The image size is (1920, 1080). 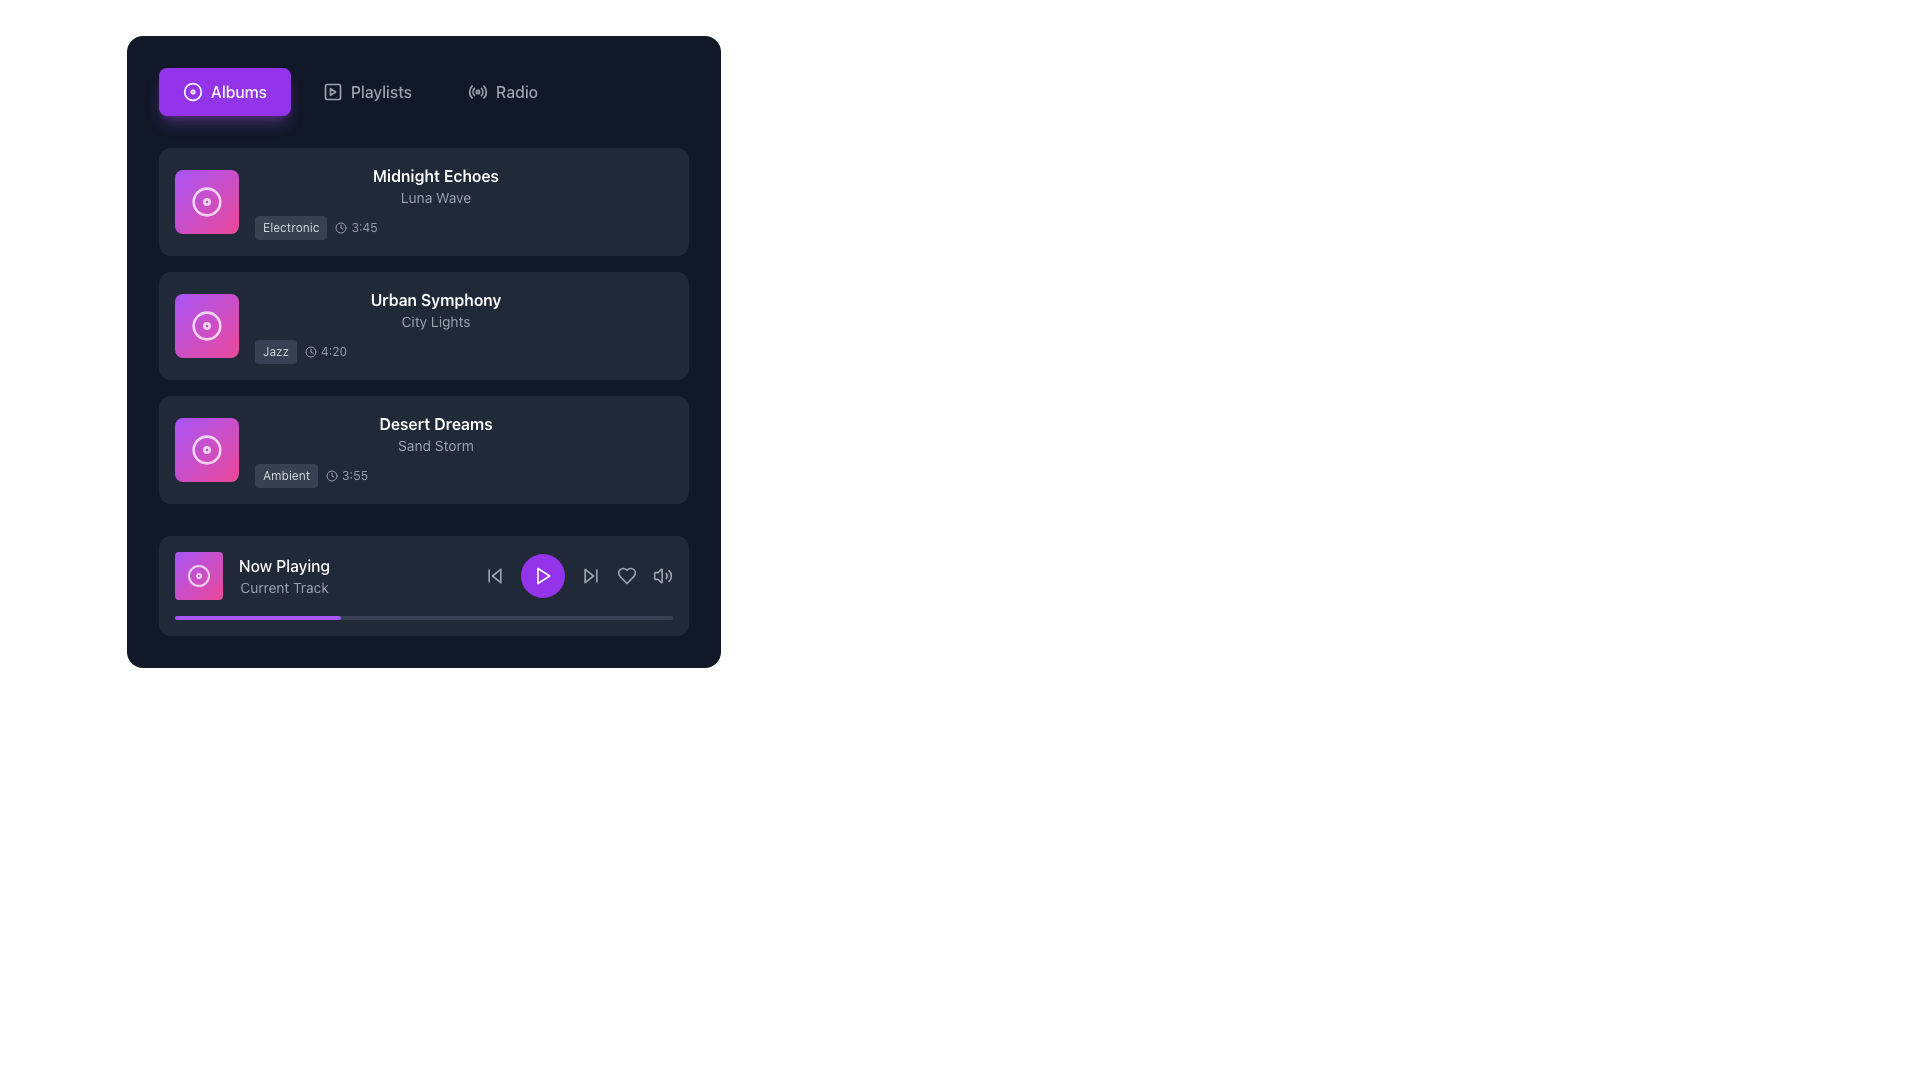 What do you see at coordinates (381, 92) in the screenshot?
I see `the second text-based navigation link in the top horizontal menu` at bounding box center [381, 92].